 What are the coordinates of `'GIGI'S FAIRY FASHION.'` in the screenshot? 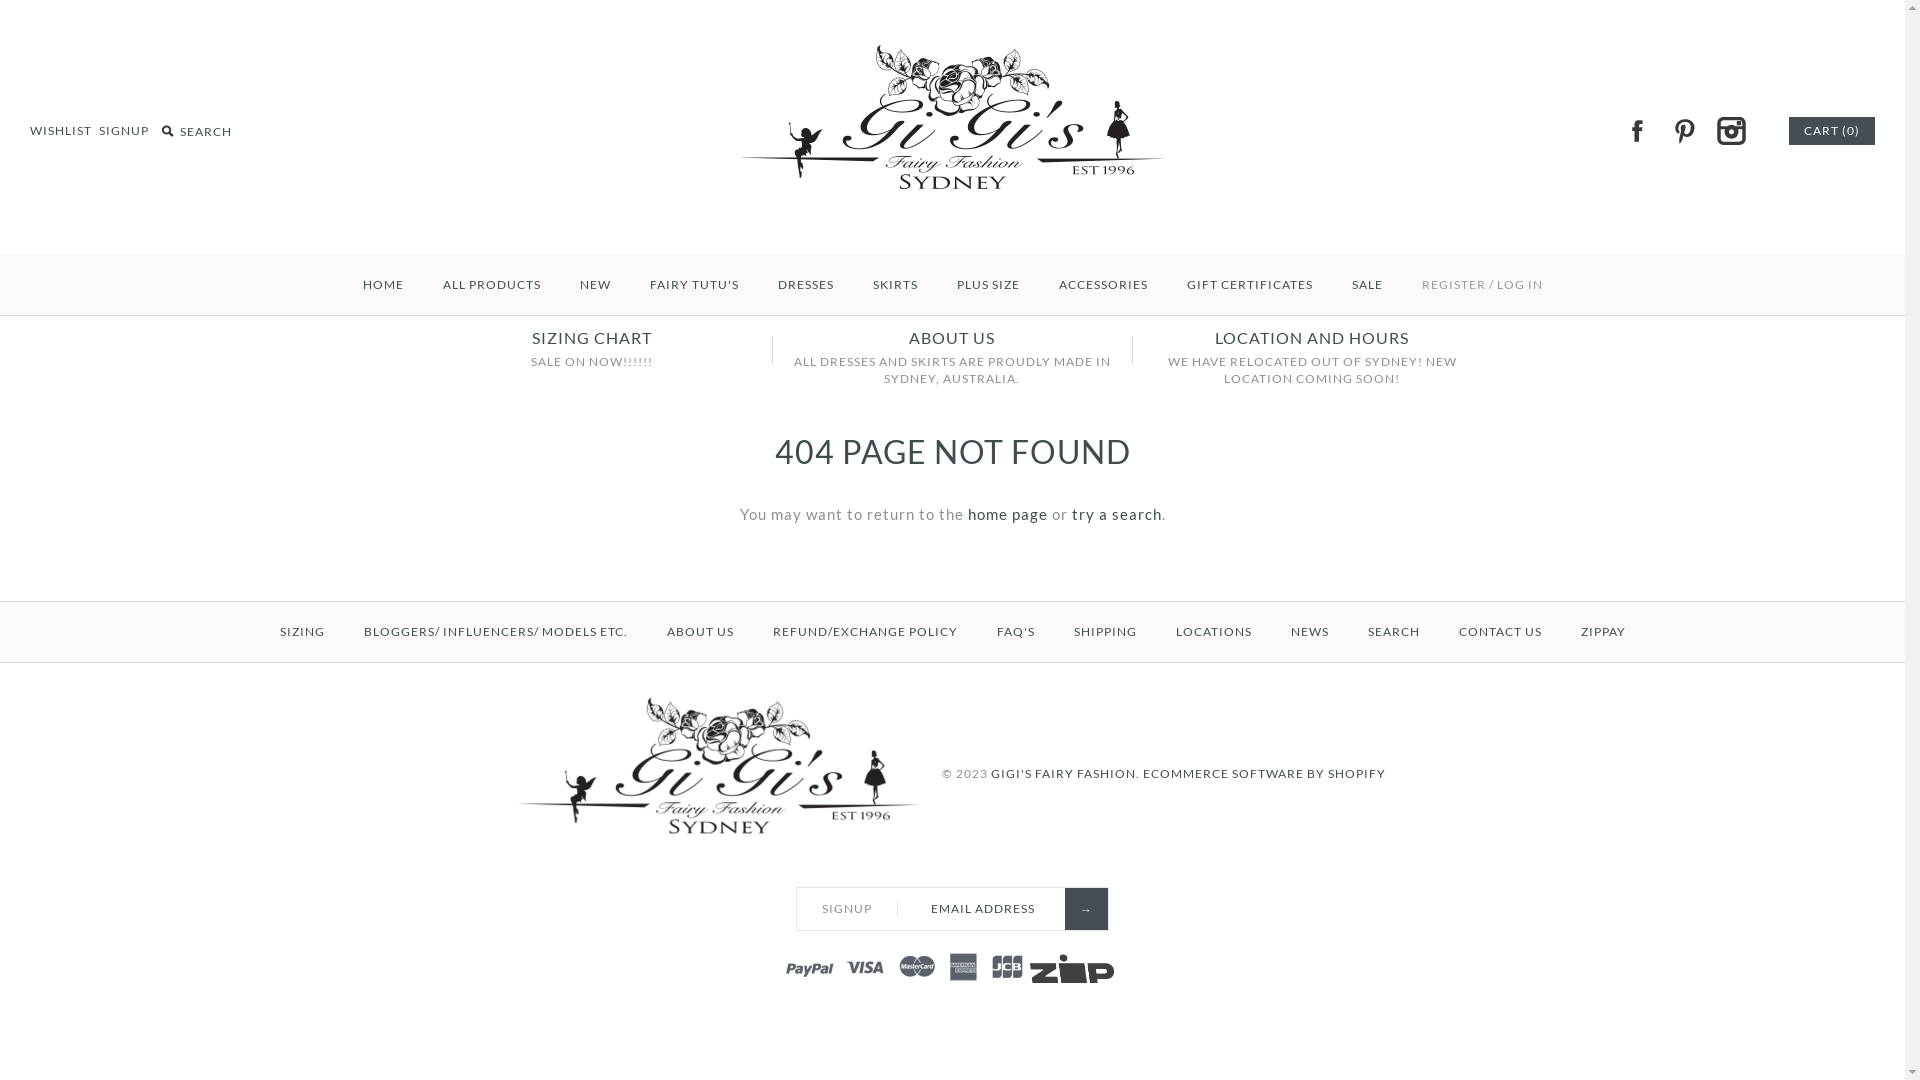 It's located at (1064, 772).